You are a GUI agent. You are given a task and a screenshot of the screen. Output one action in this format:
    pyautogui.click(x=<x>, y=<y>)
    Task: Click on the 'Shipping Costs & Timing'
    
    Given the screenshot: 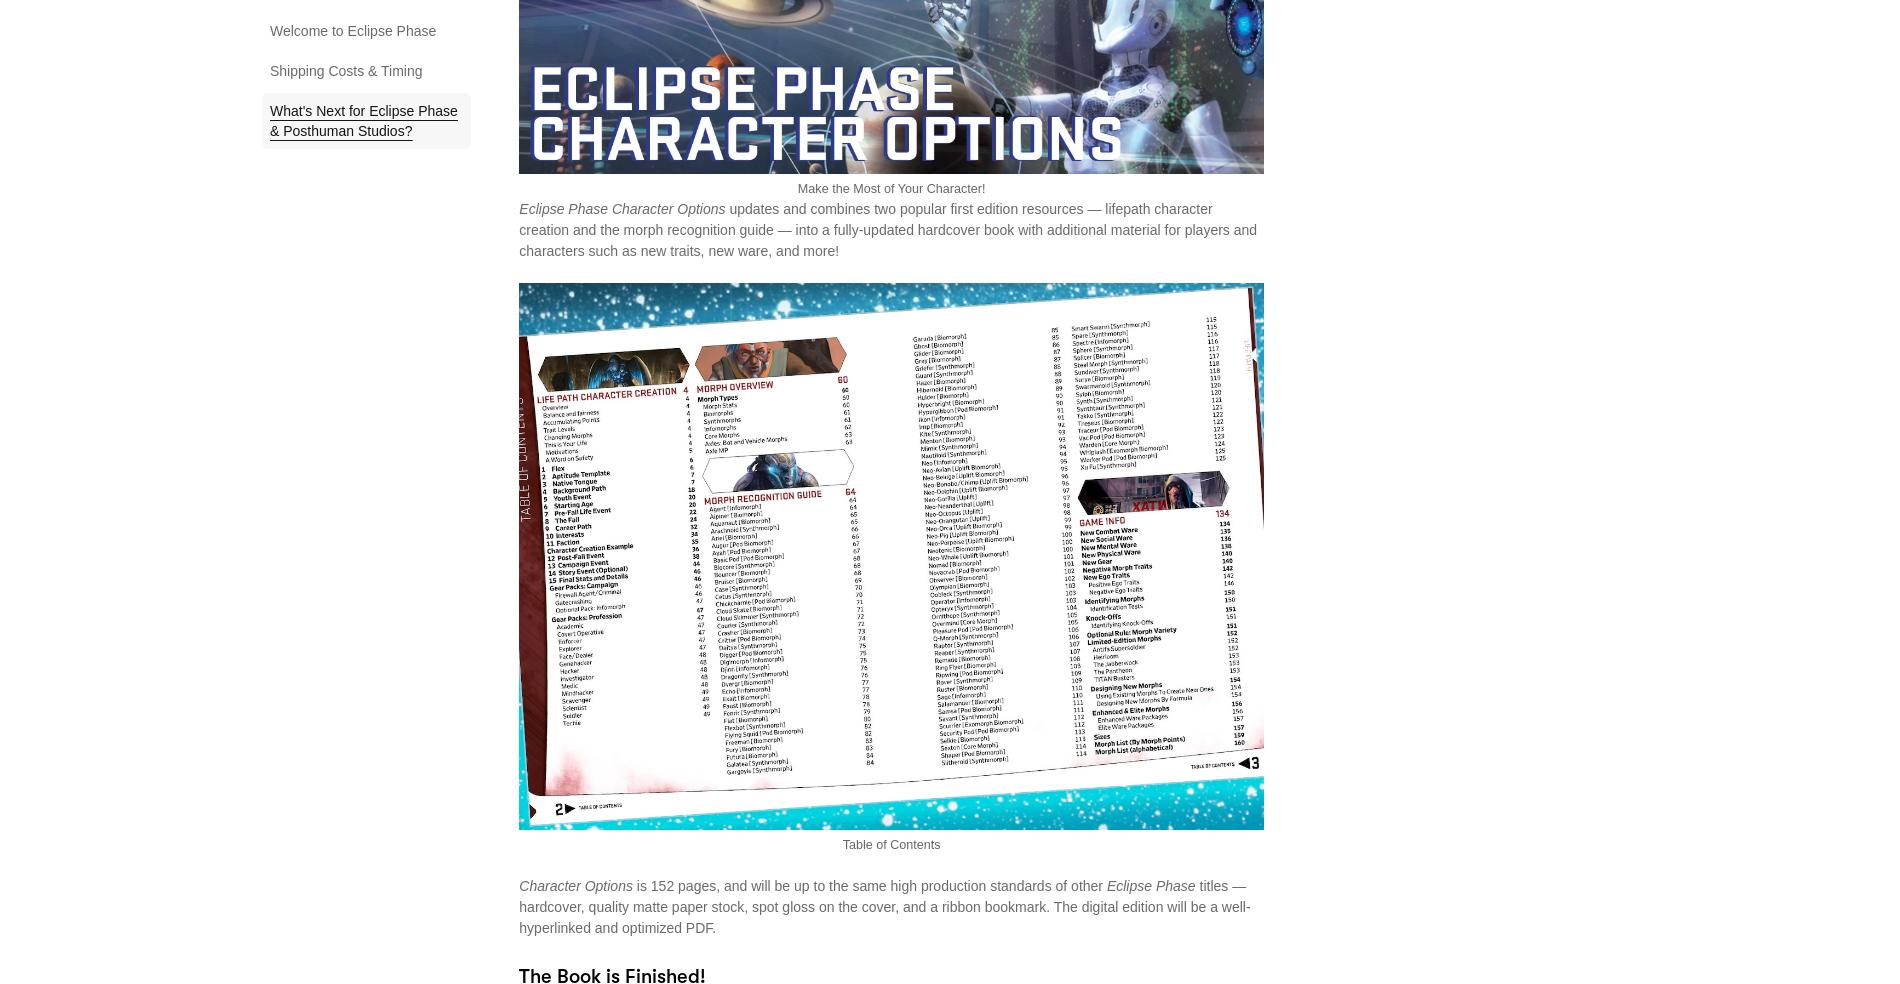 What is the action you would take?
    pyautogui.click(x=344, y=70)
    